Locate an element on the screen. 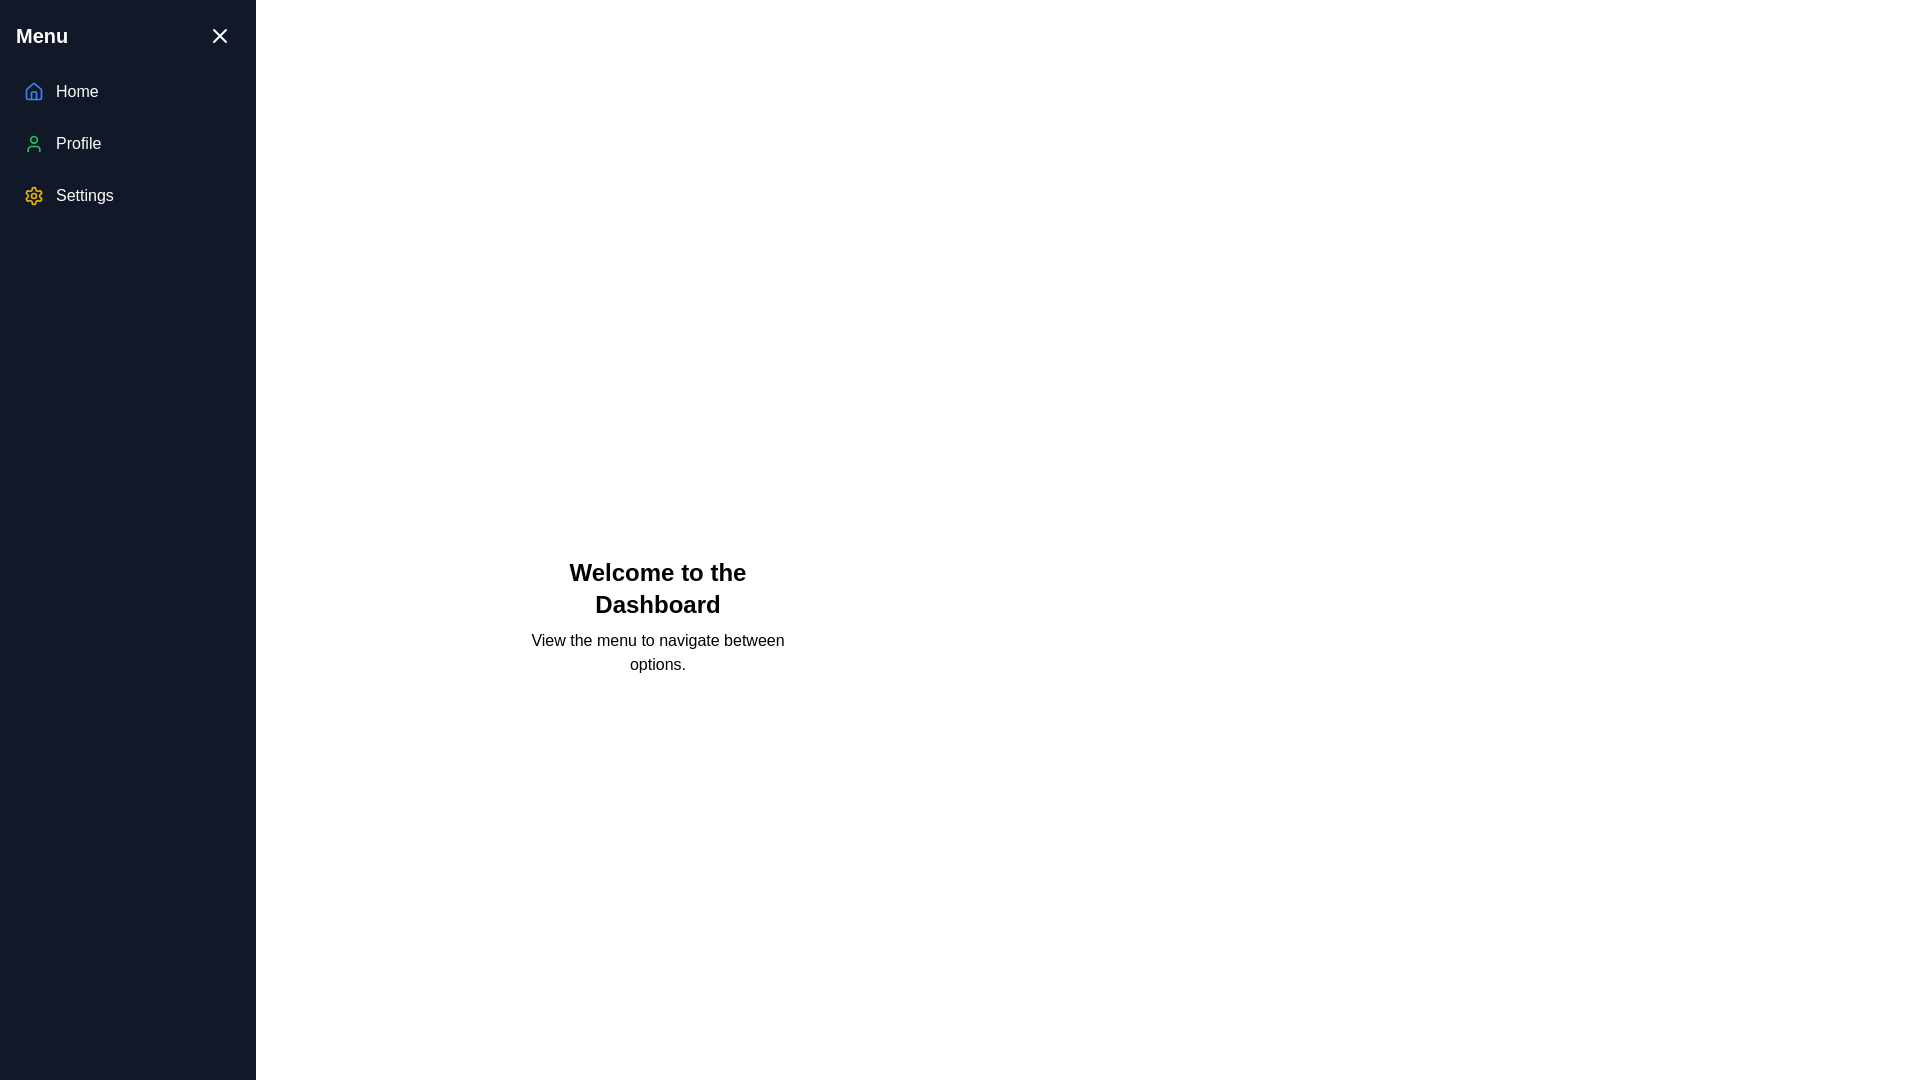 The height and width of the screenshot is (1080, 1920). the Close icon located at the top-right corner of the navigation menu panel, which is a decorative graphic used to dismiss or close the navigation menu is located at coordinates (220, 35).